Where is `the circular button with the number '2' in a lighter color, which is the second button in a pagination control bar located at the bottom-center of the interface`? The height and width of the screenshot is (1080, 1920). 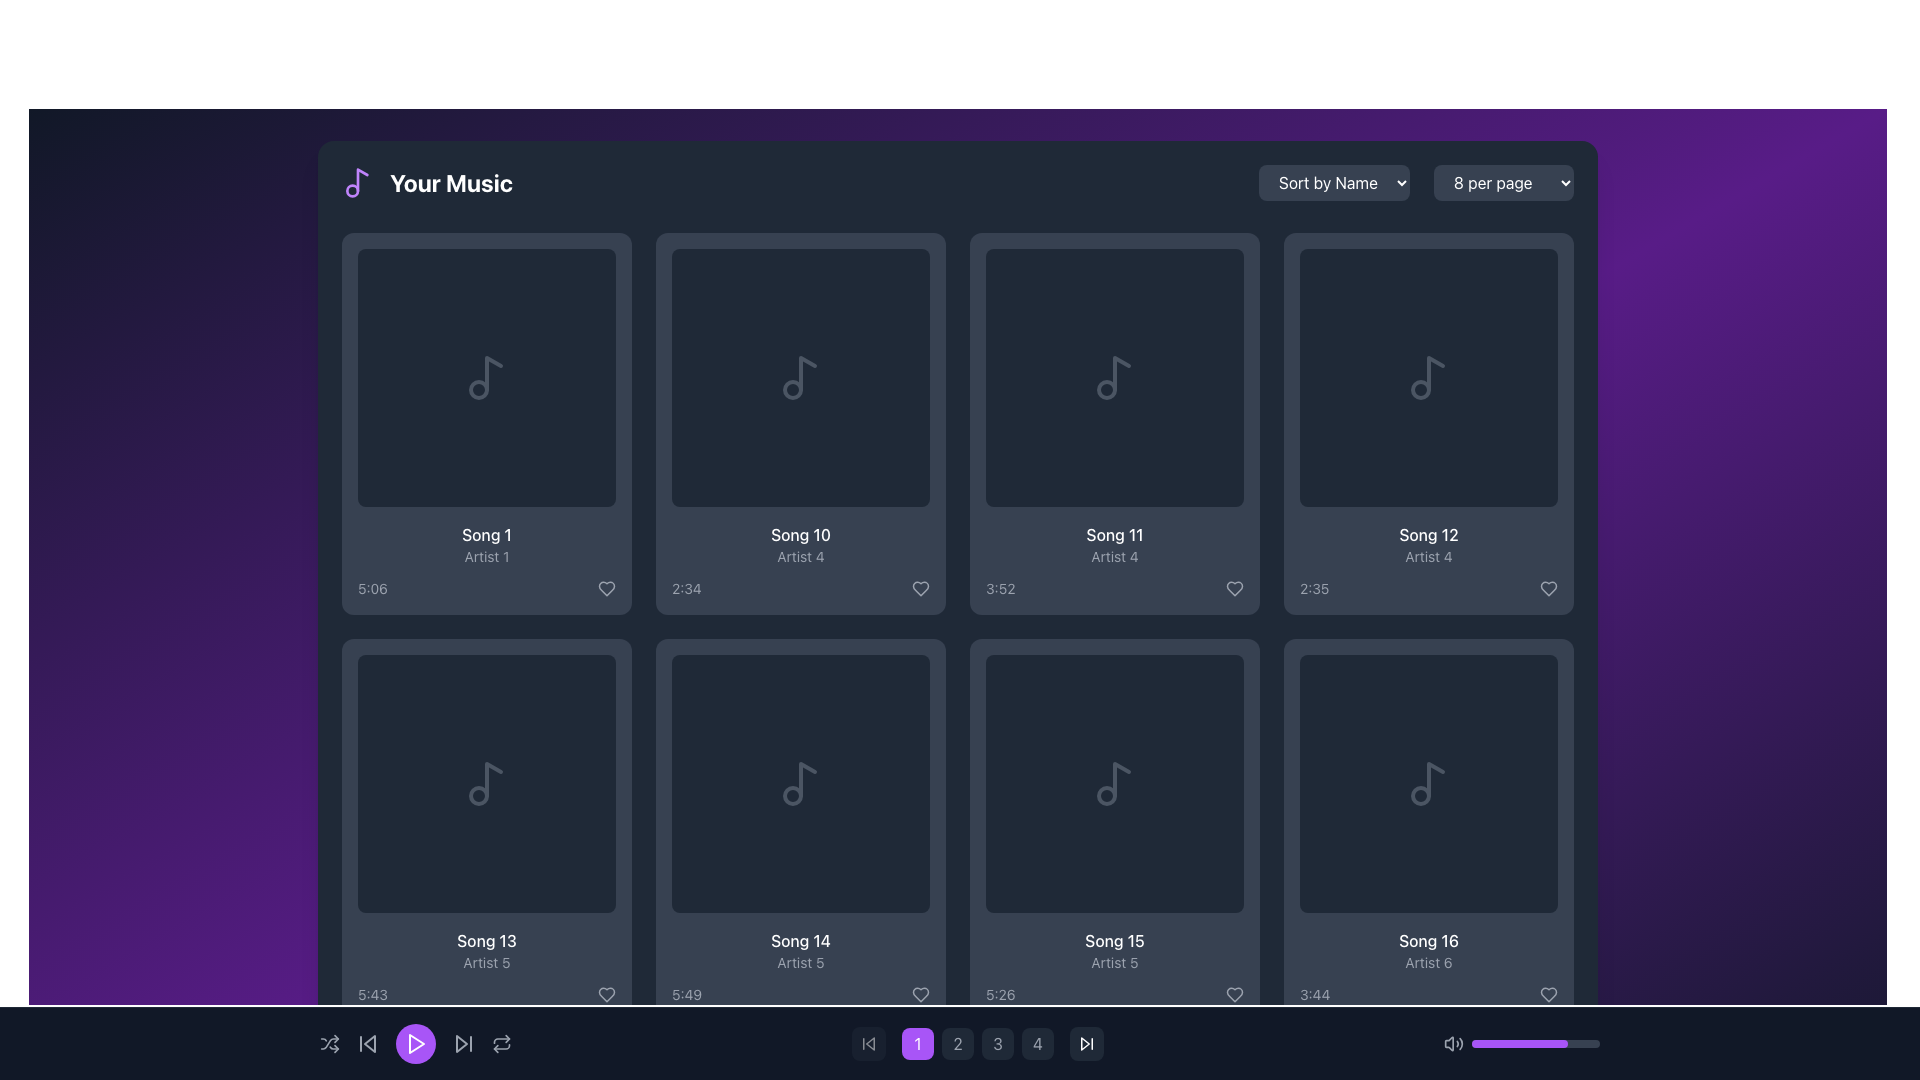 the circular button with the number '2' in a lighter color, which is the second button in a pagination control bar located at the bottom-center of the interface is located at coordinates (957, 1043).